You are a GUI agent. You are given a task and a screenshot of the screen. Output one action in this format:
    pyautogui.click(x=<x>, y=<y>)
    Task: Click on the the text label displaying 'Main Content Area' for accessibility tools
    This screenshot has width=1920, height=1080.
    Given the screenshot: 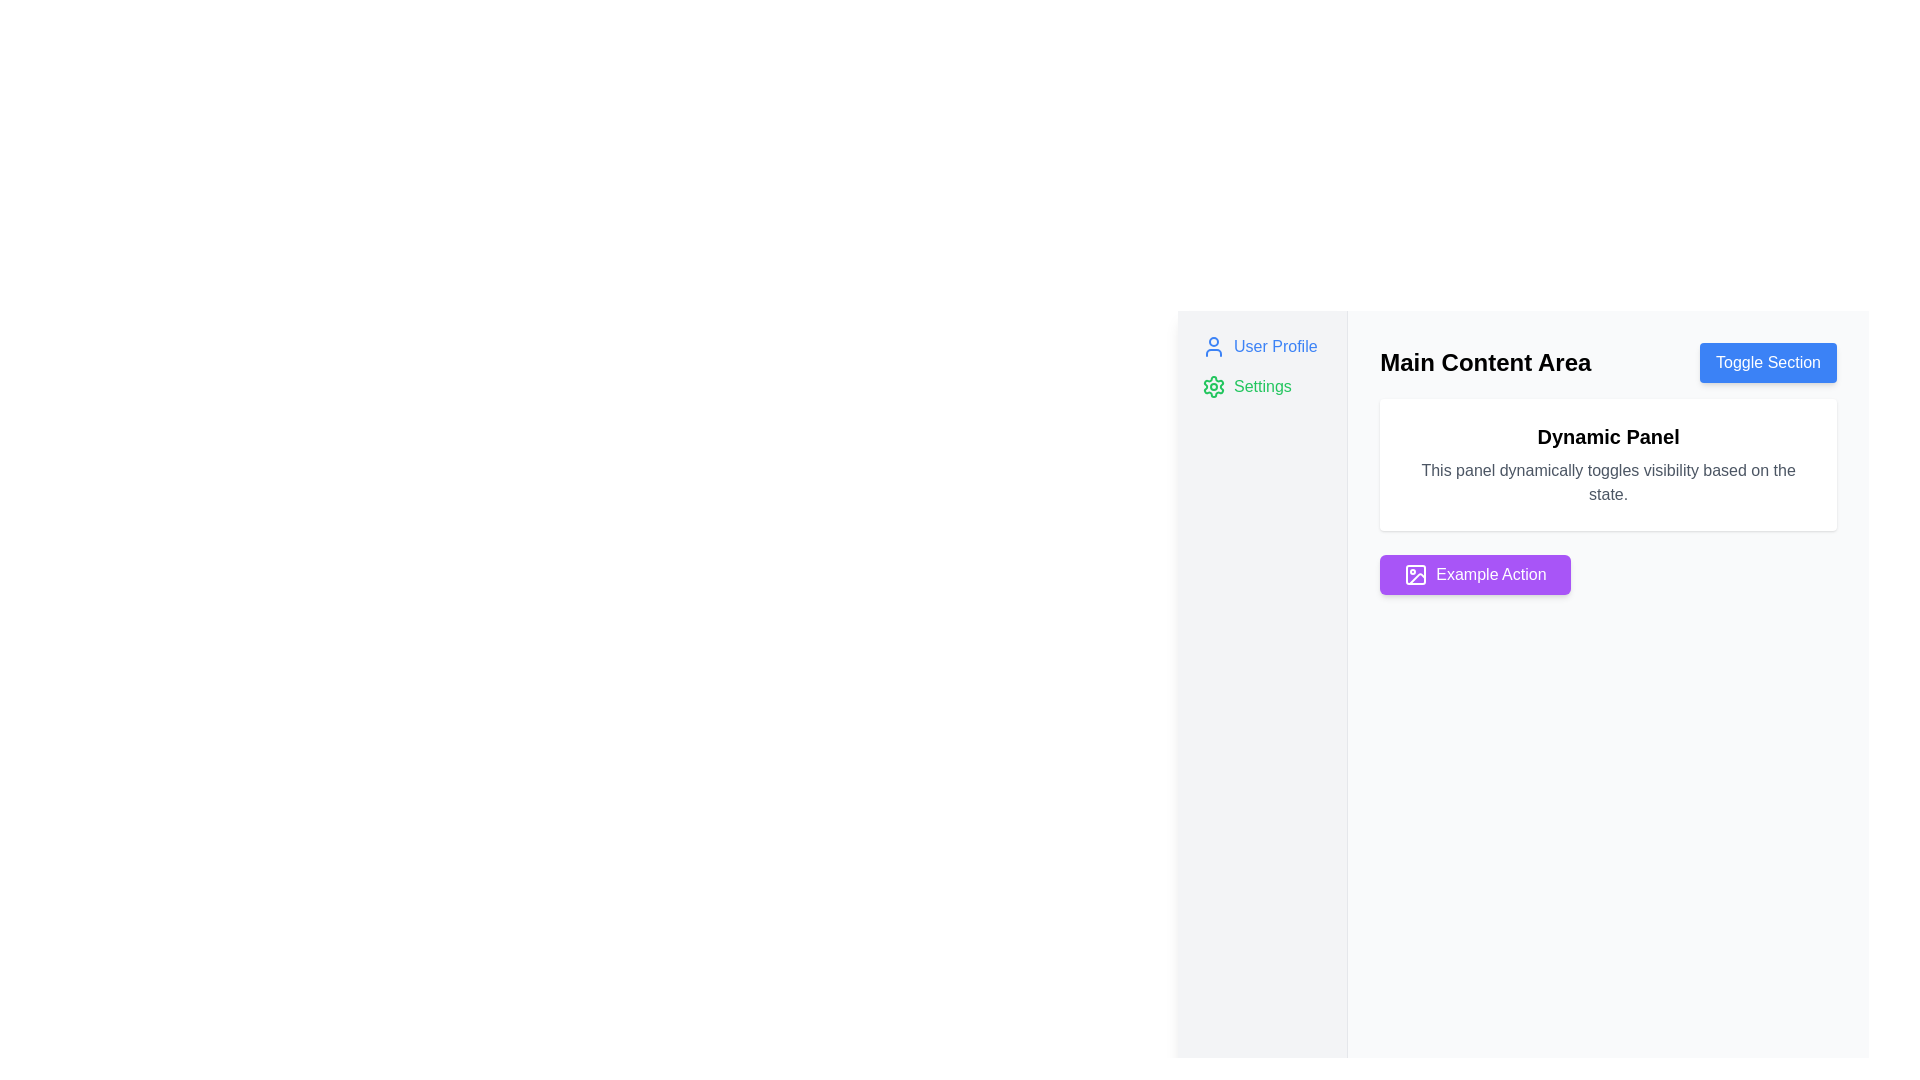 What is the action you would take?
    pyautogui.click(x=1485, y=362)
    